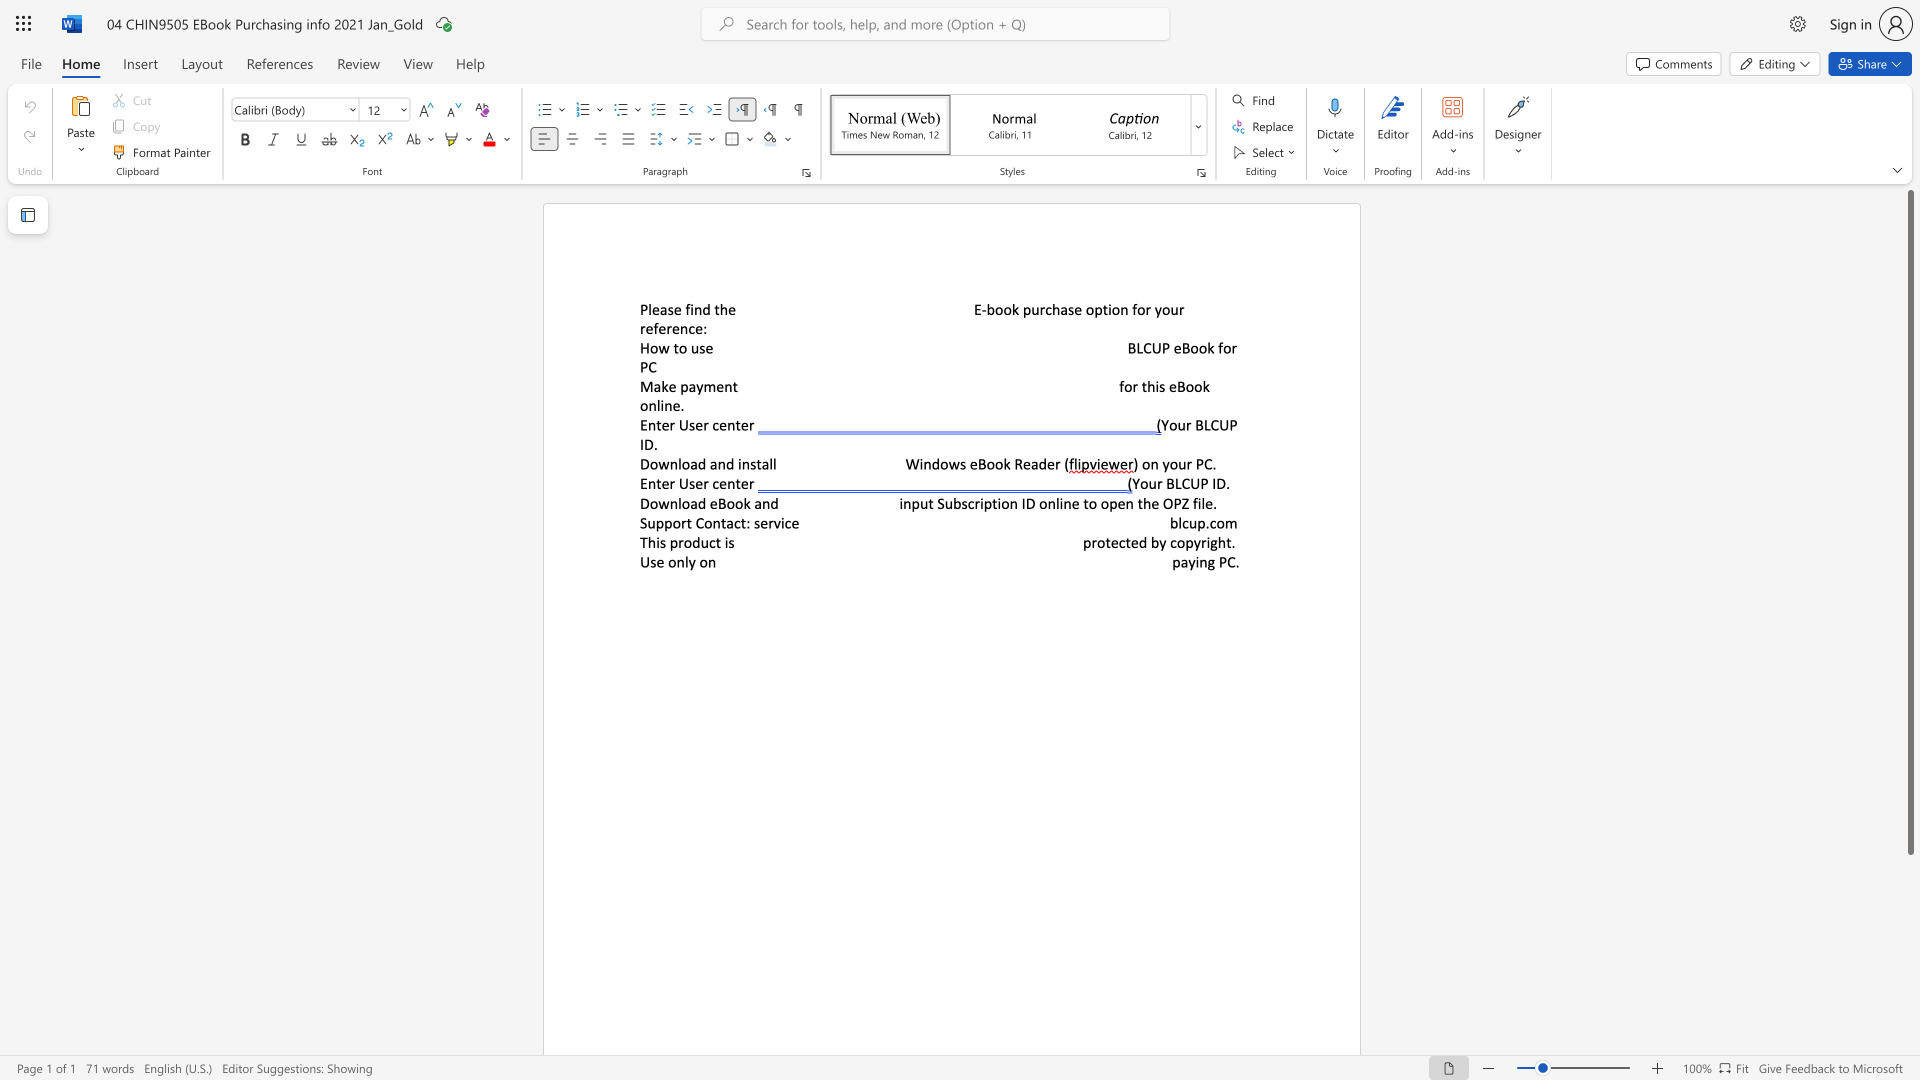 The image size is (1920, 1080). What do you see at coordinates (1166, 464) in the screenshot?
I see `the 1th character "y" in the text` at bounding box center [1166, 464].